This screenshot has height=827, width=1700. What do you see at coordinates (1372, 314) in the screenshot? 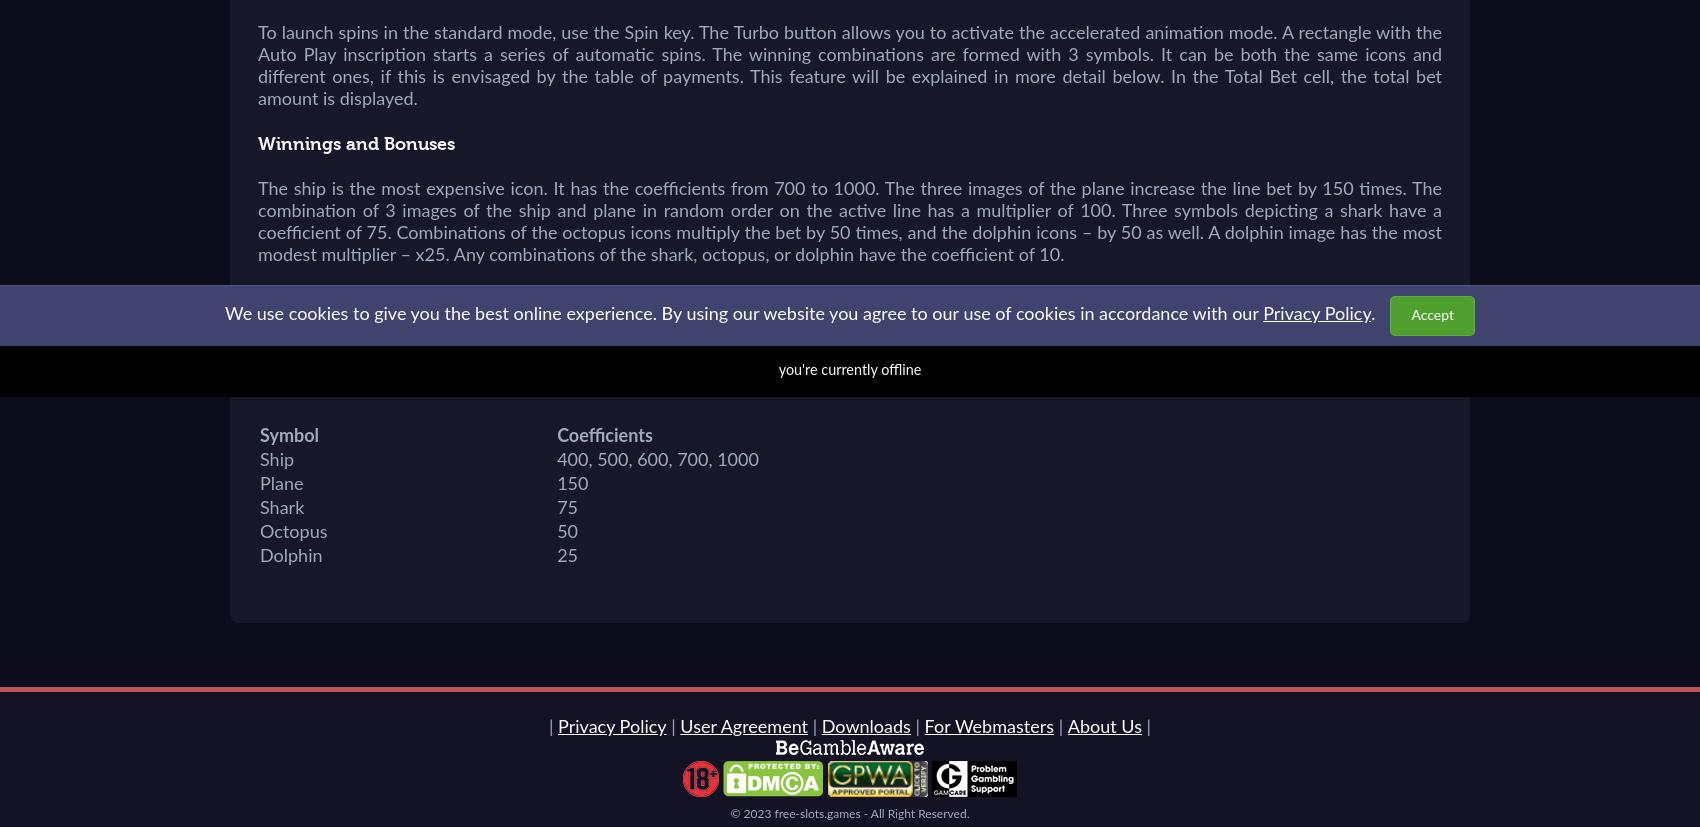
I see `'.'` at bounding box center [1372, 314].